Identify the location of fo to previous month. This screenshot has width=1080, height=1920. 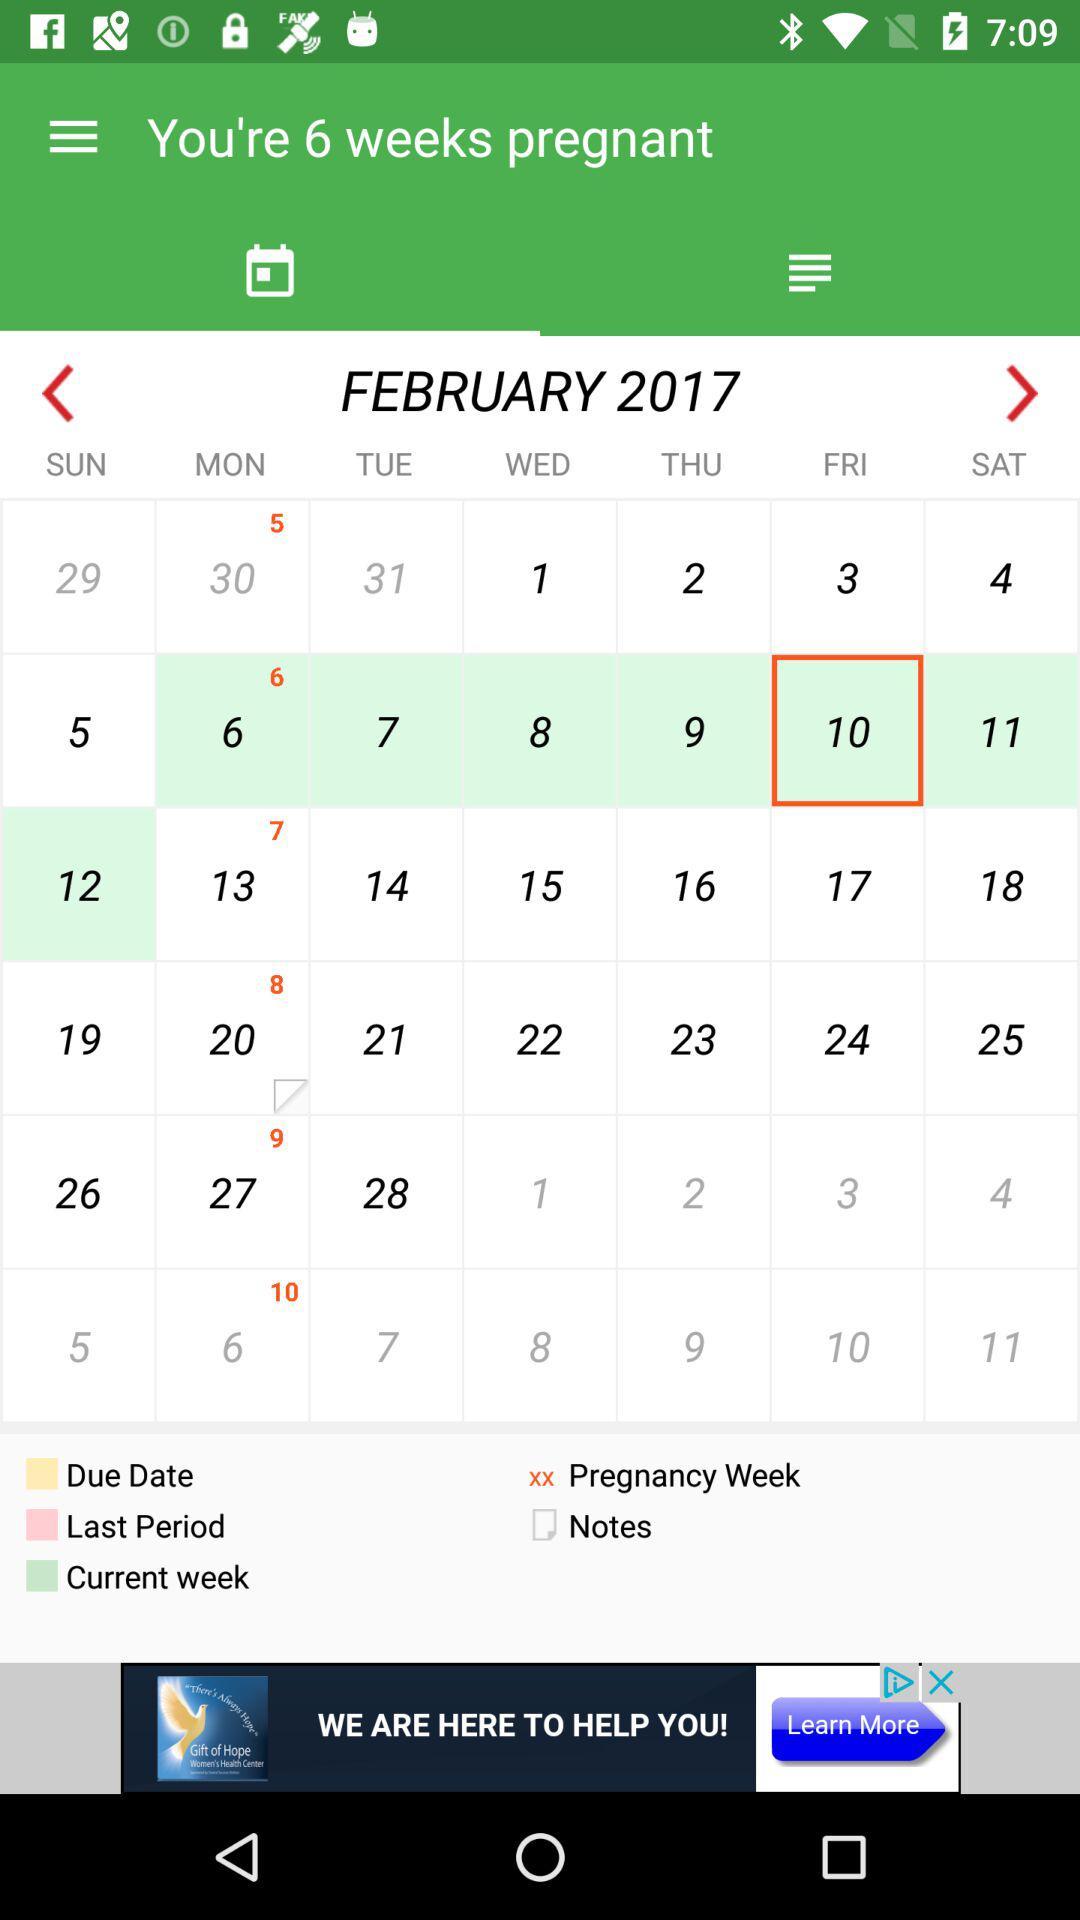
(56, 393).